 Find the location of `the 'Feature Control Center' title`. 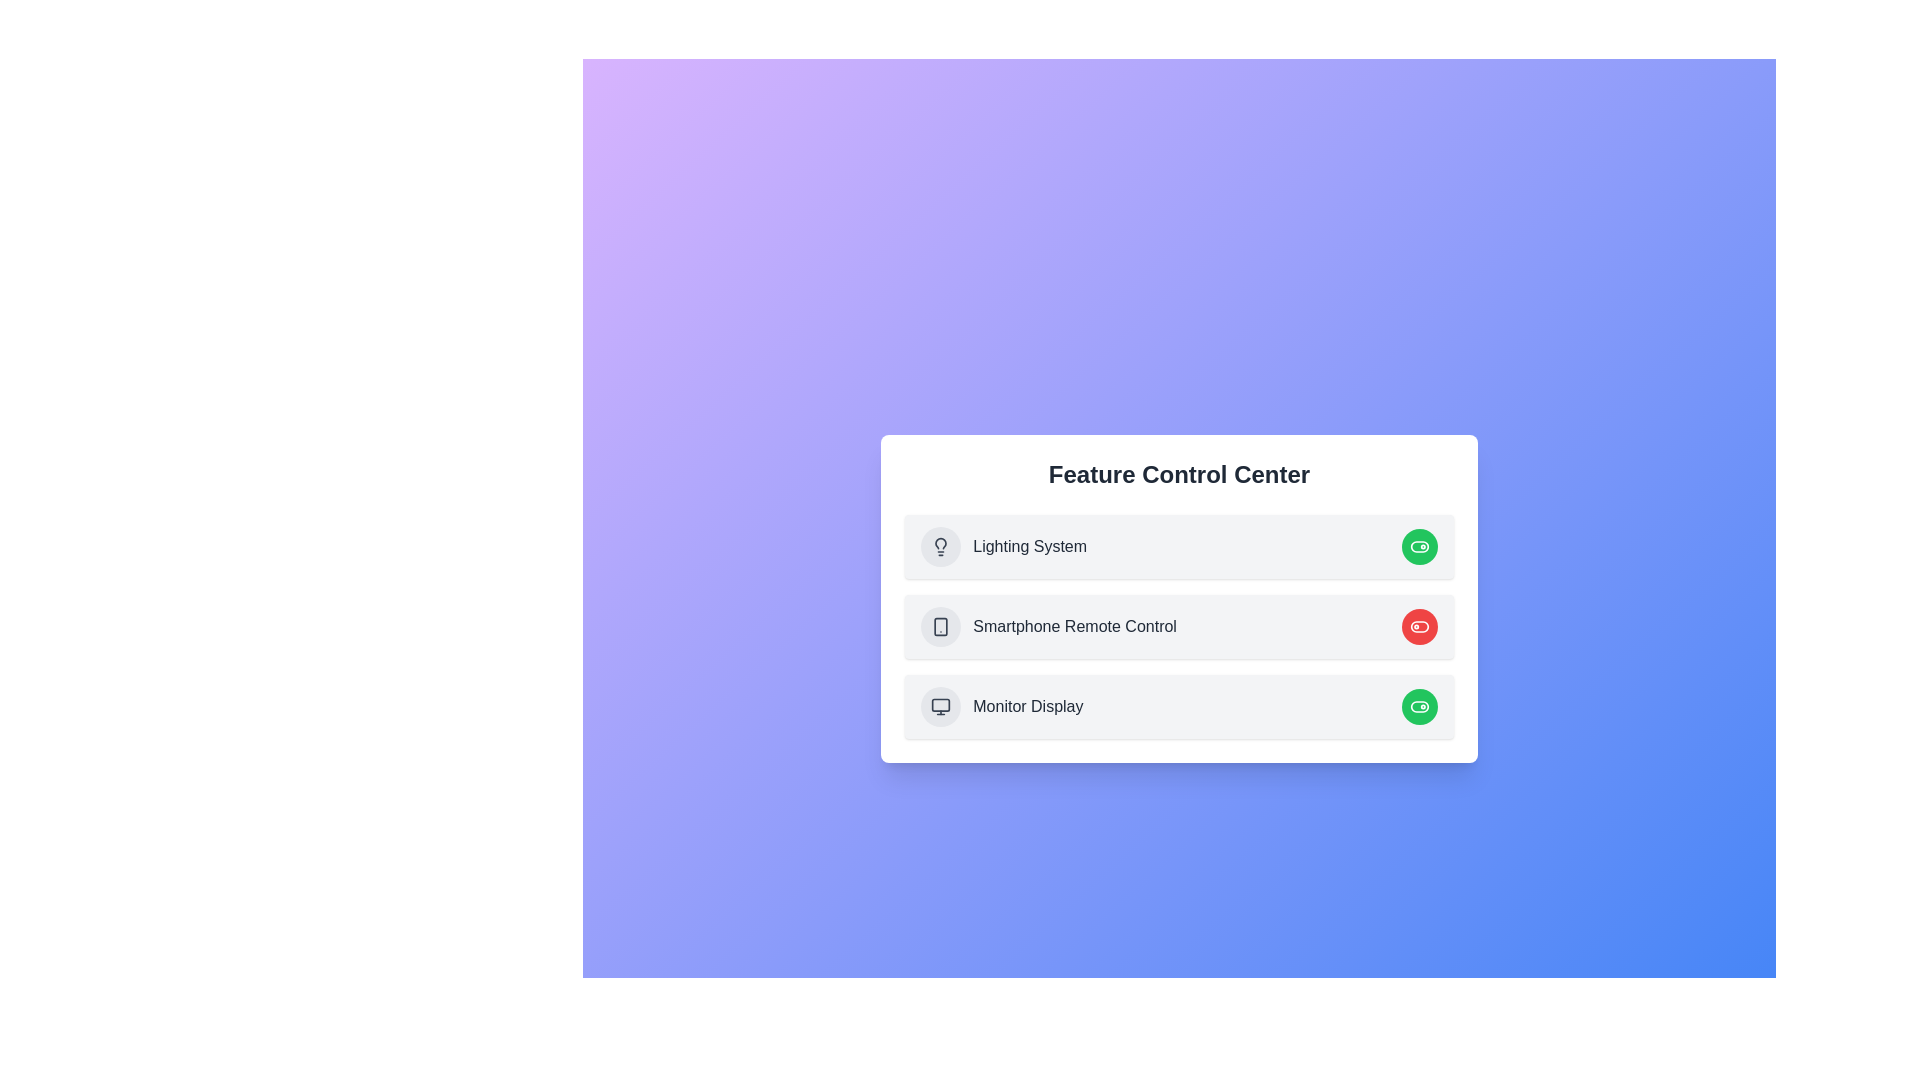

the 'Feature Control Center' title is located at coordinates (1179, 474).